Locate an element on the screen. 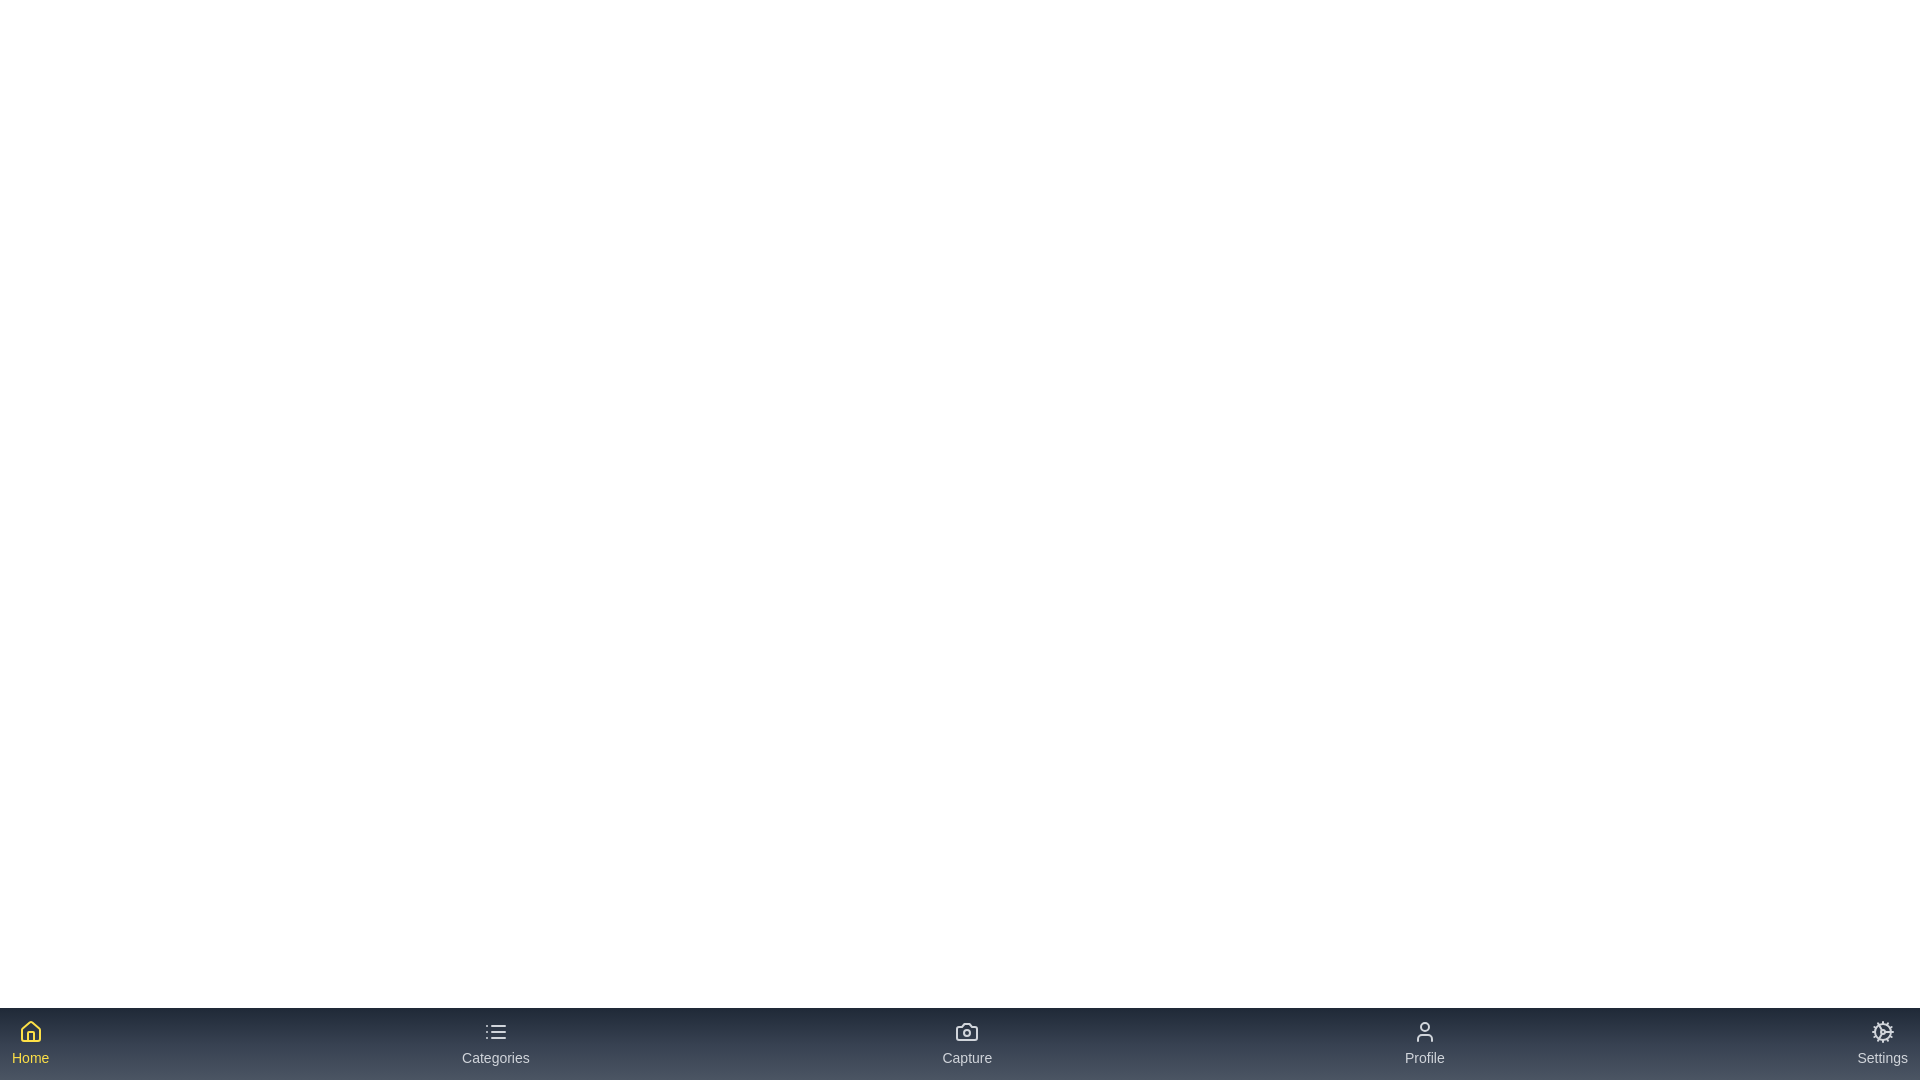  the tab labeled 'Home' to see its hover effect is located at coordinates (30, 1043).